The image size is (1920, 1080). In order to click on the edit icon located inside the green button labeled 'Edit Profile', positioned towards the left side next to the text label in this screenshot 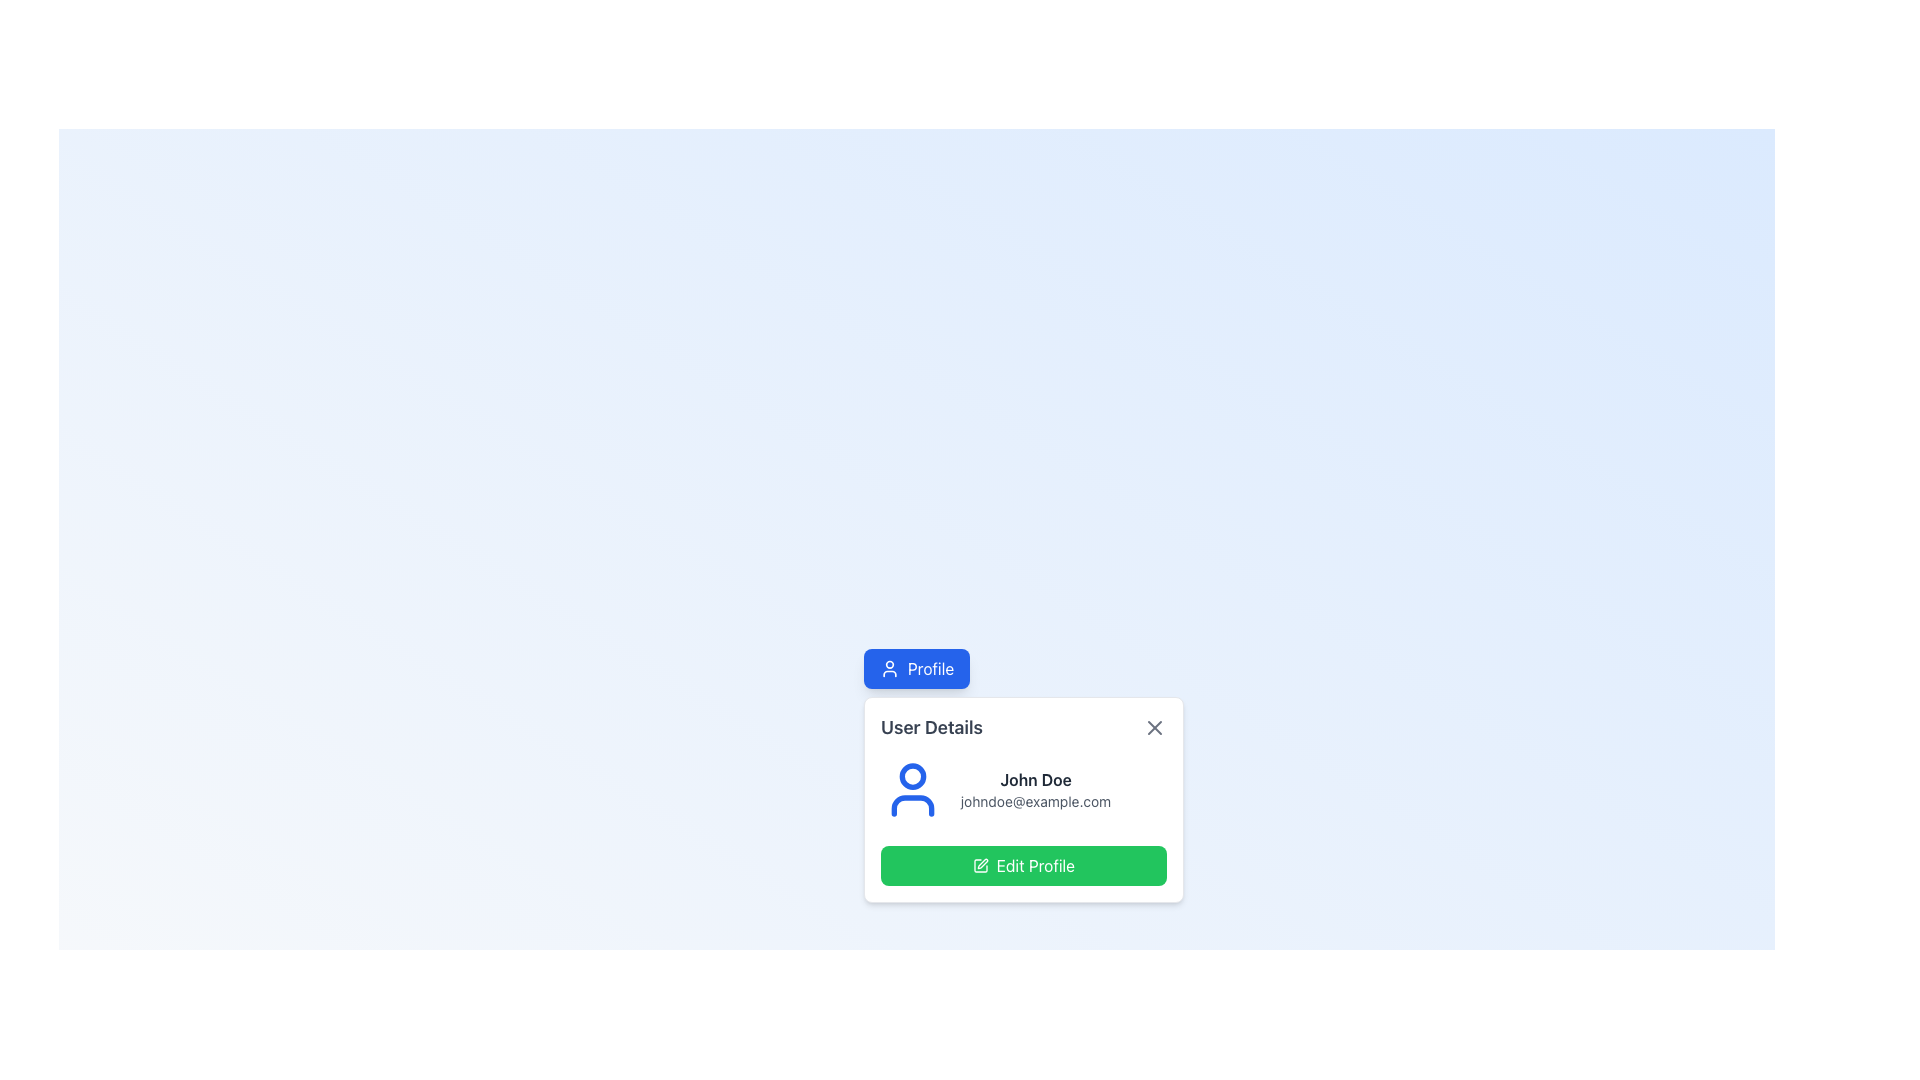, I will do `click(980, 865)`.